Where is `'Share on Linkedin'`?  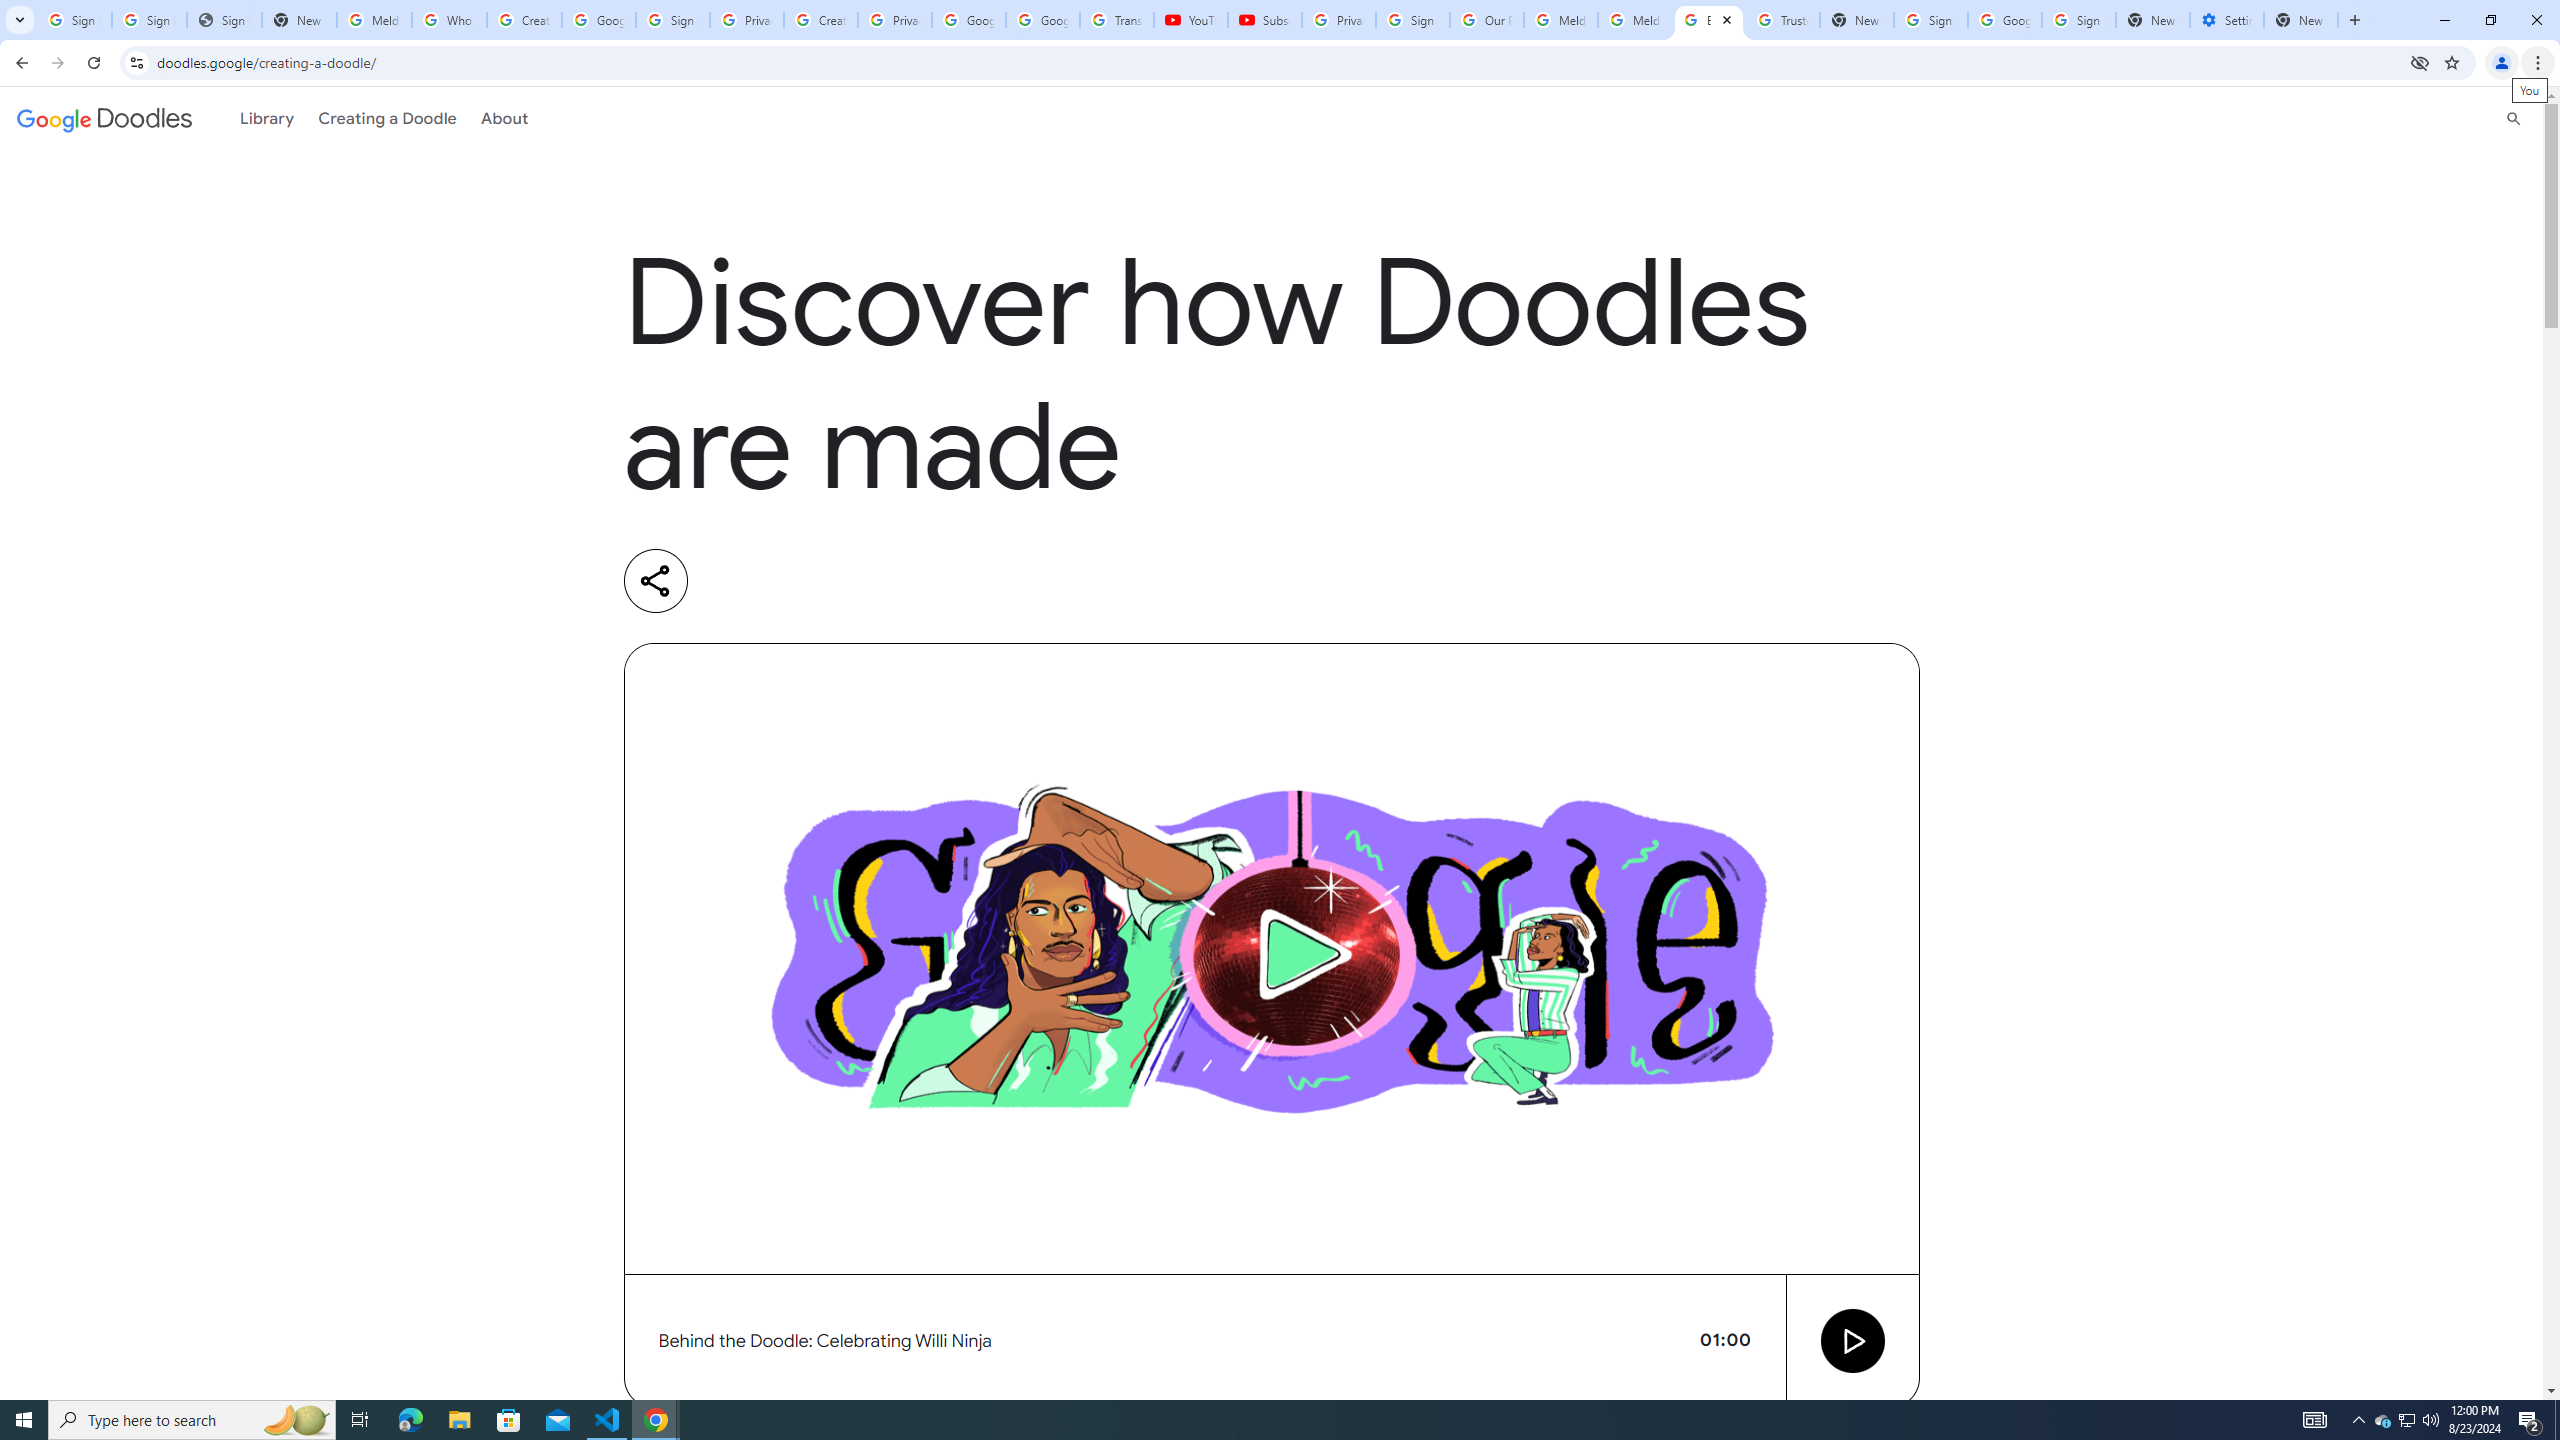 'Share on Linkedin' is located at coordinates (737, 581).